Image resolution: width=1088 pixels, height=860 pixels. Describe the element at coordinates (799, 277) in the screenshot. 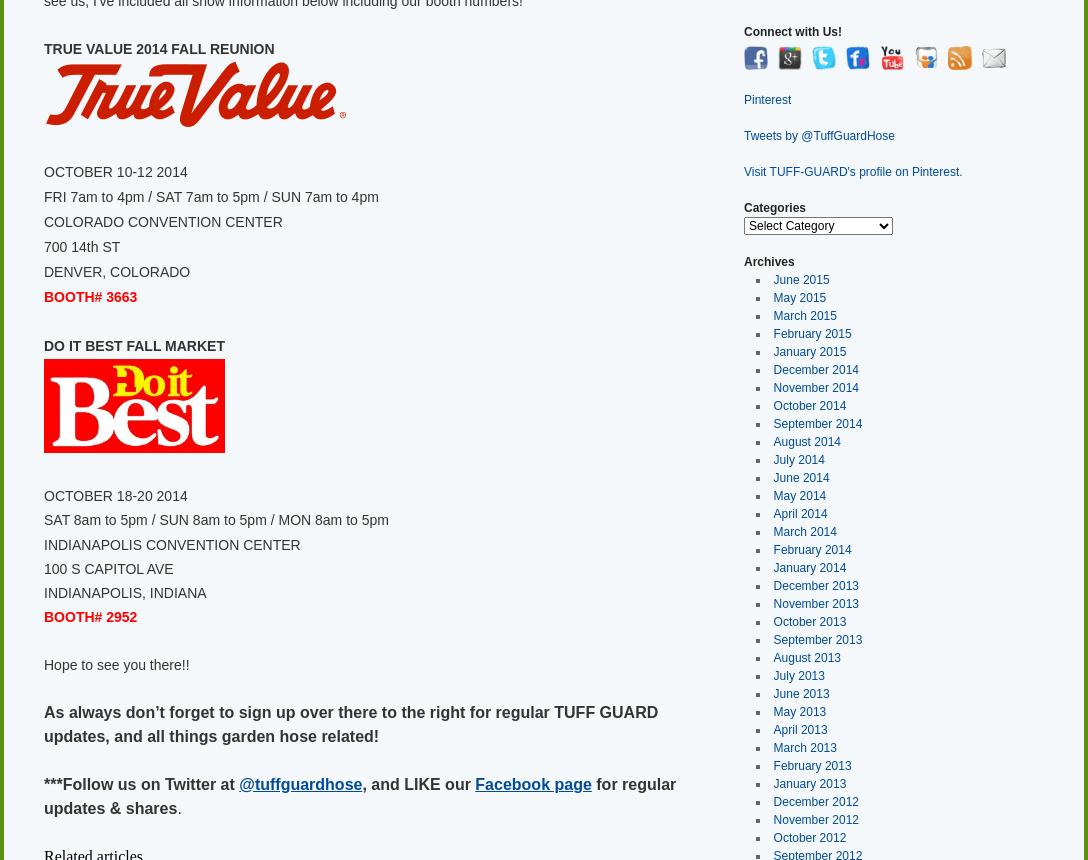

I see `'June 2015'` at that location.